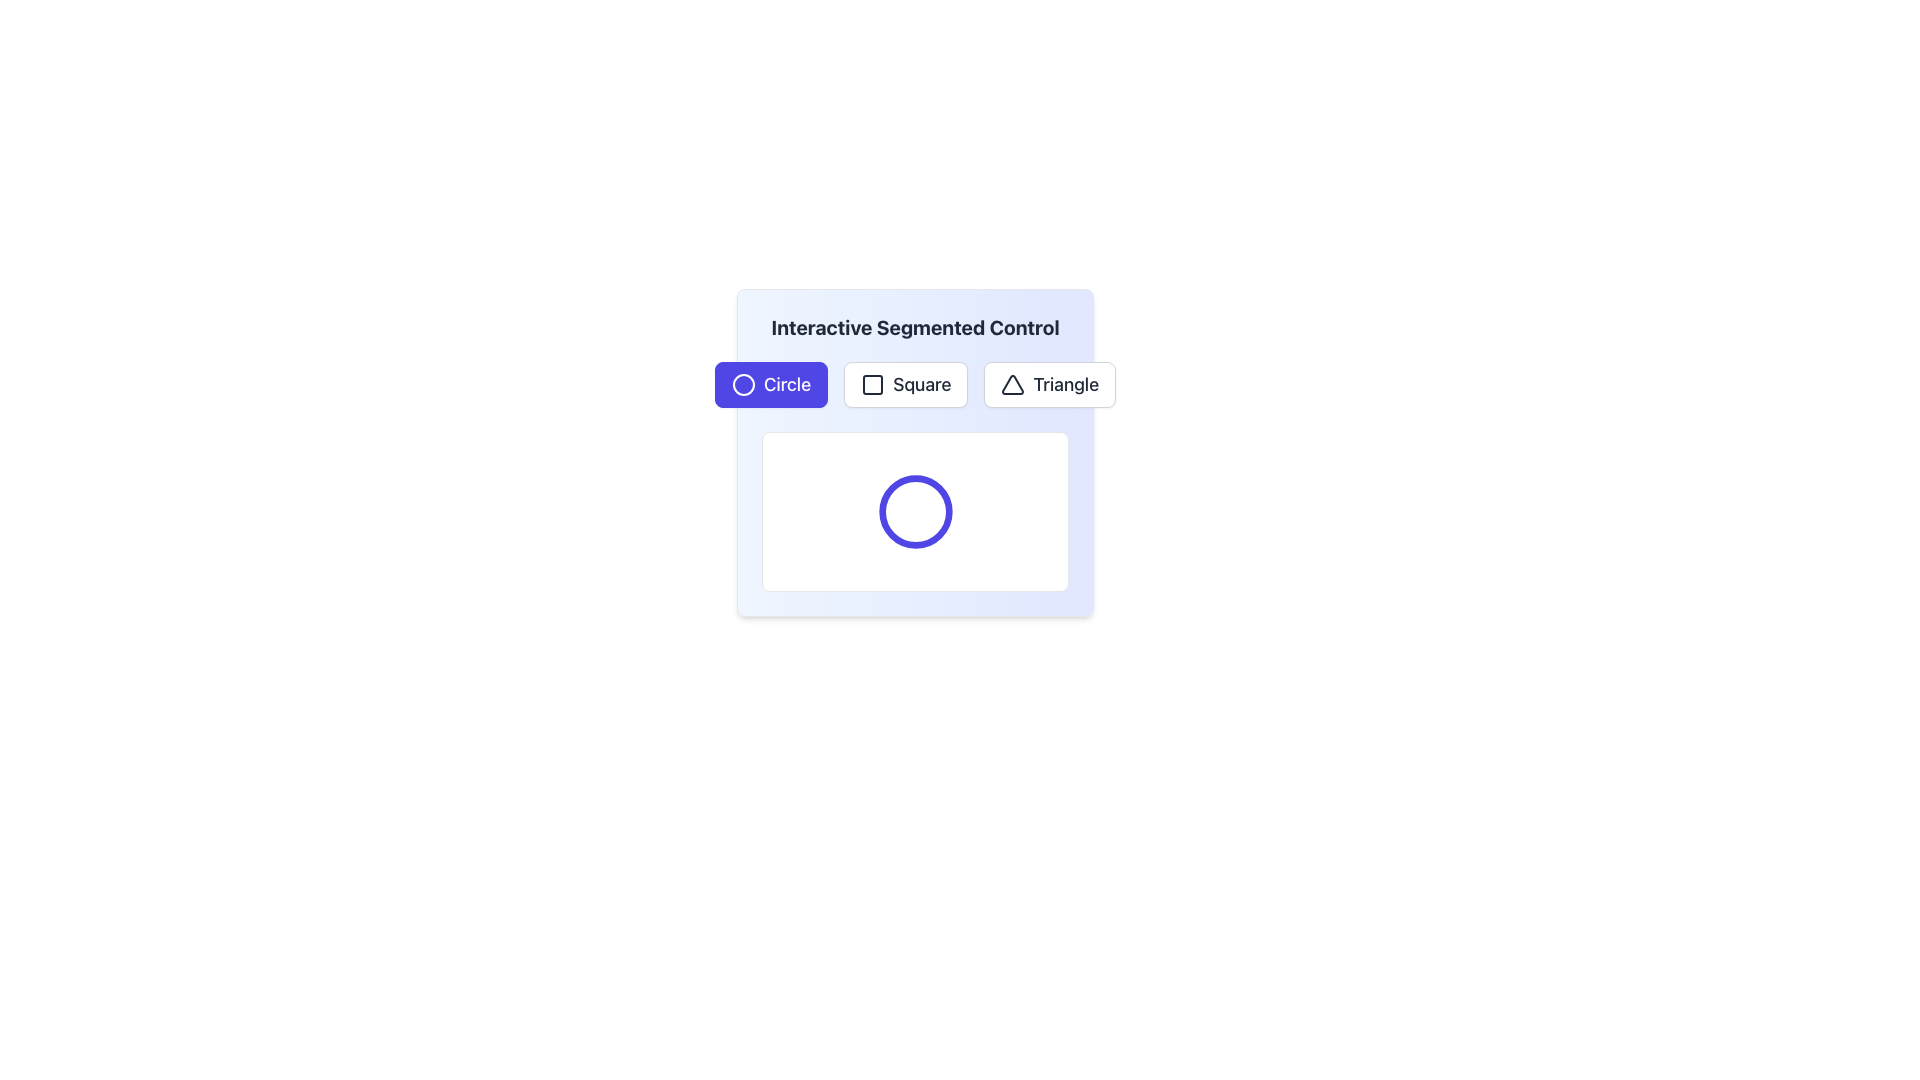 The width and height of the screenshot is (1920, 1080). Describe the element at coordinates (770, 385) in the screenshot. I see `the 'Circle' button, the leftmost button in the segmented control` at that location.